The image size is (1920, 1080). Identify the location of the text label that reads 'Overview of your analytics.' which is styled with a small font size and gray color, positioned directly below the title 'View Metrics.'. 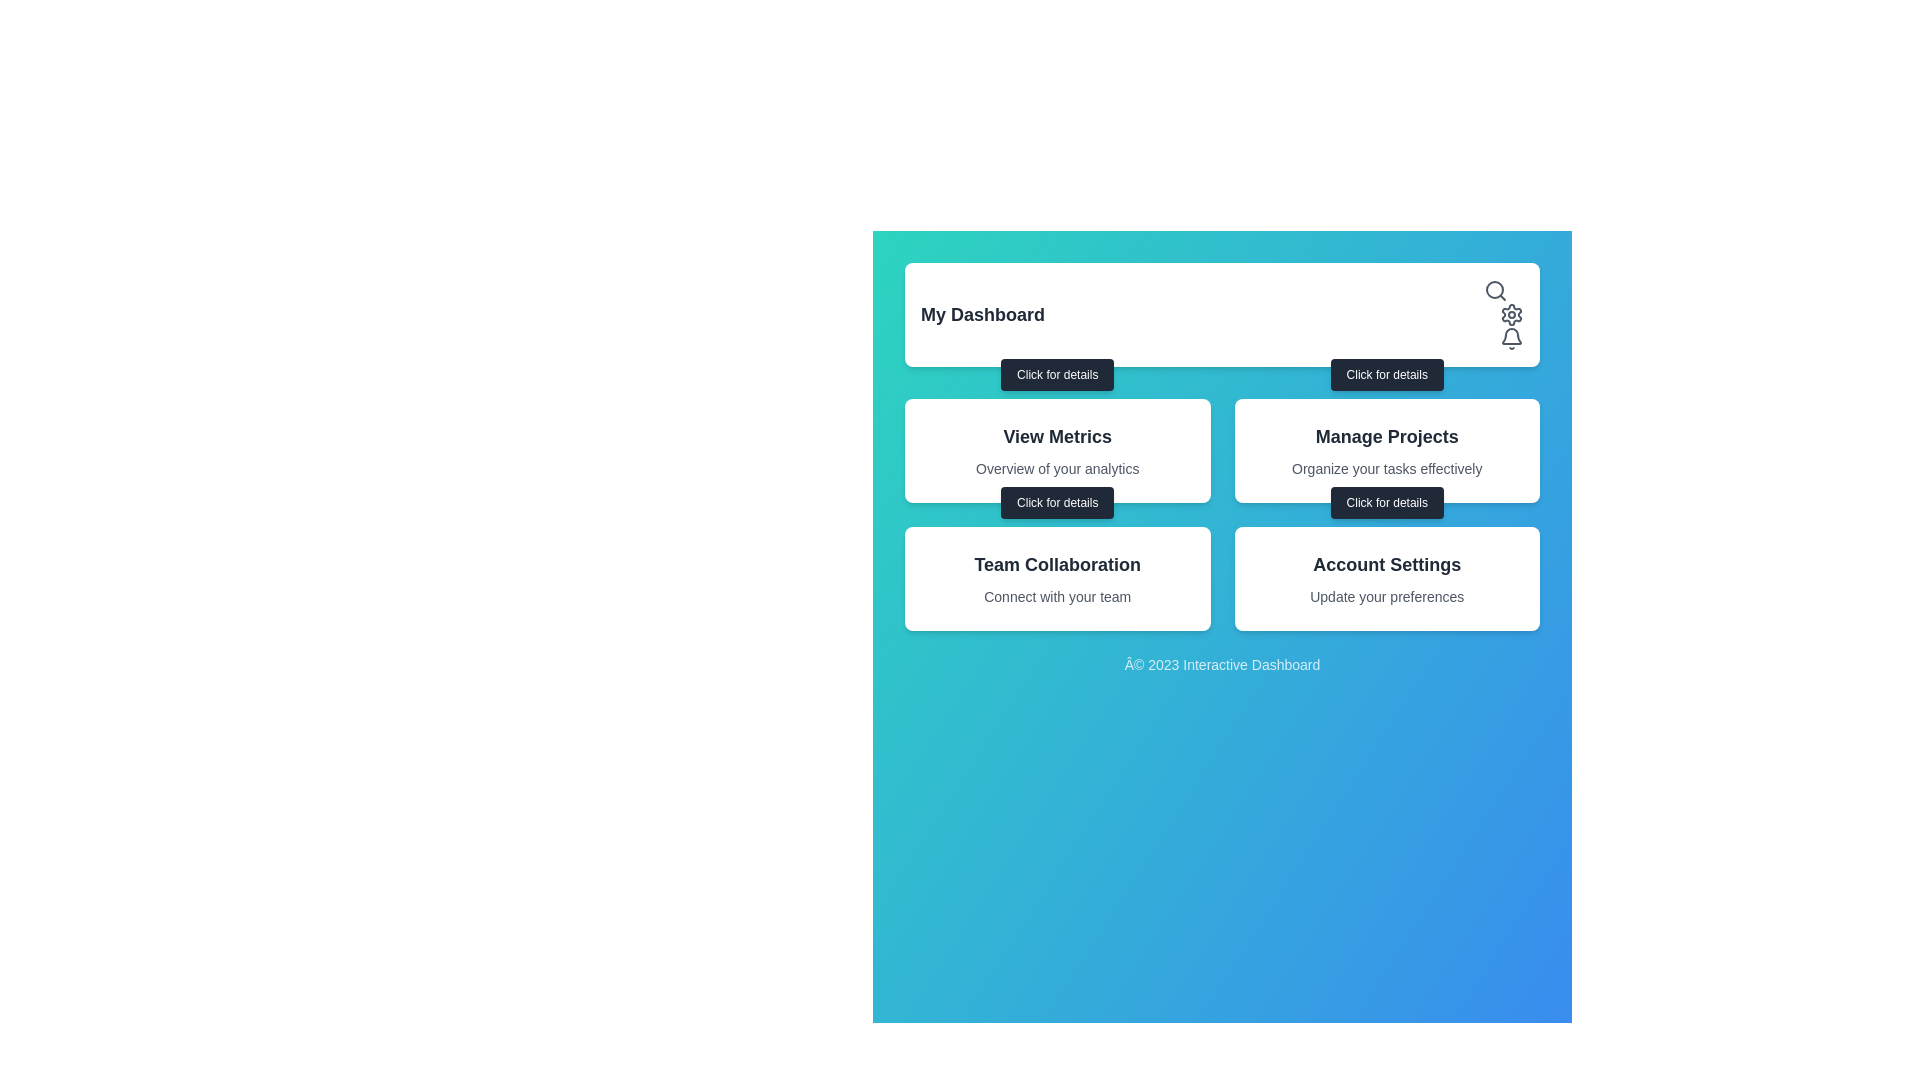
(1056, 469).